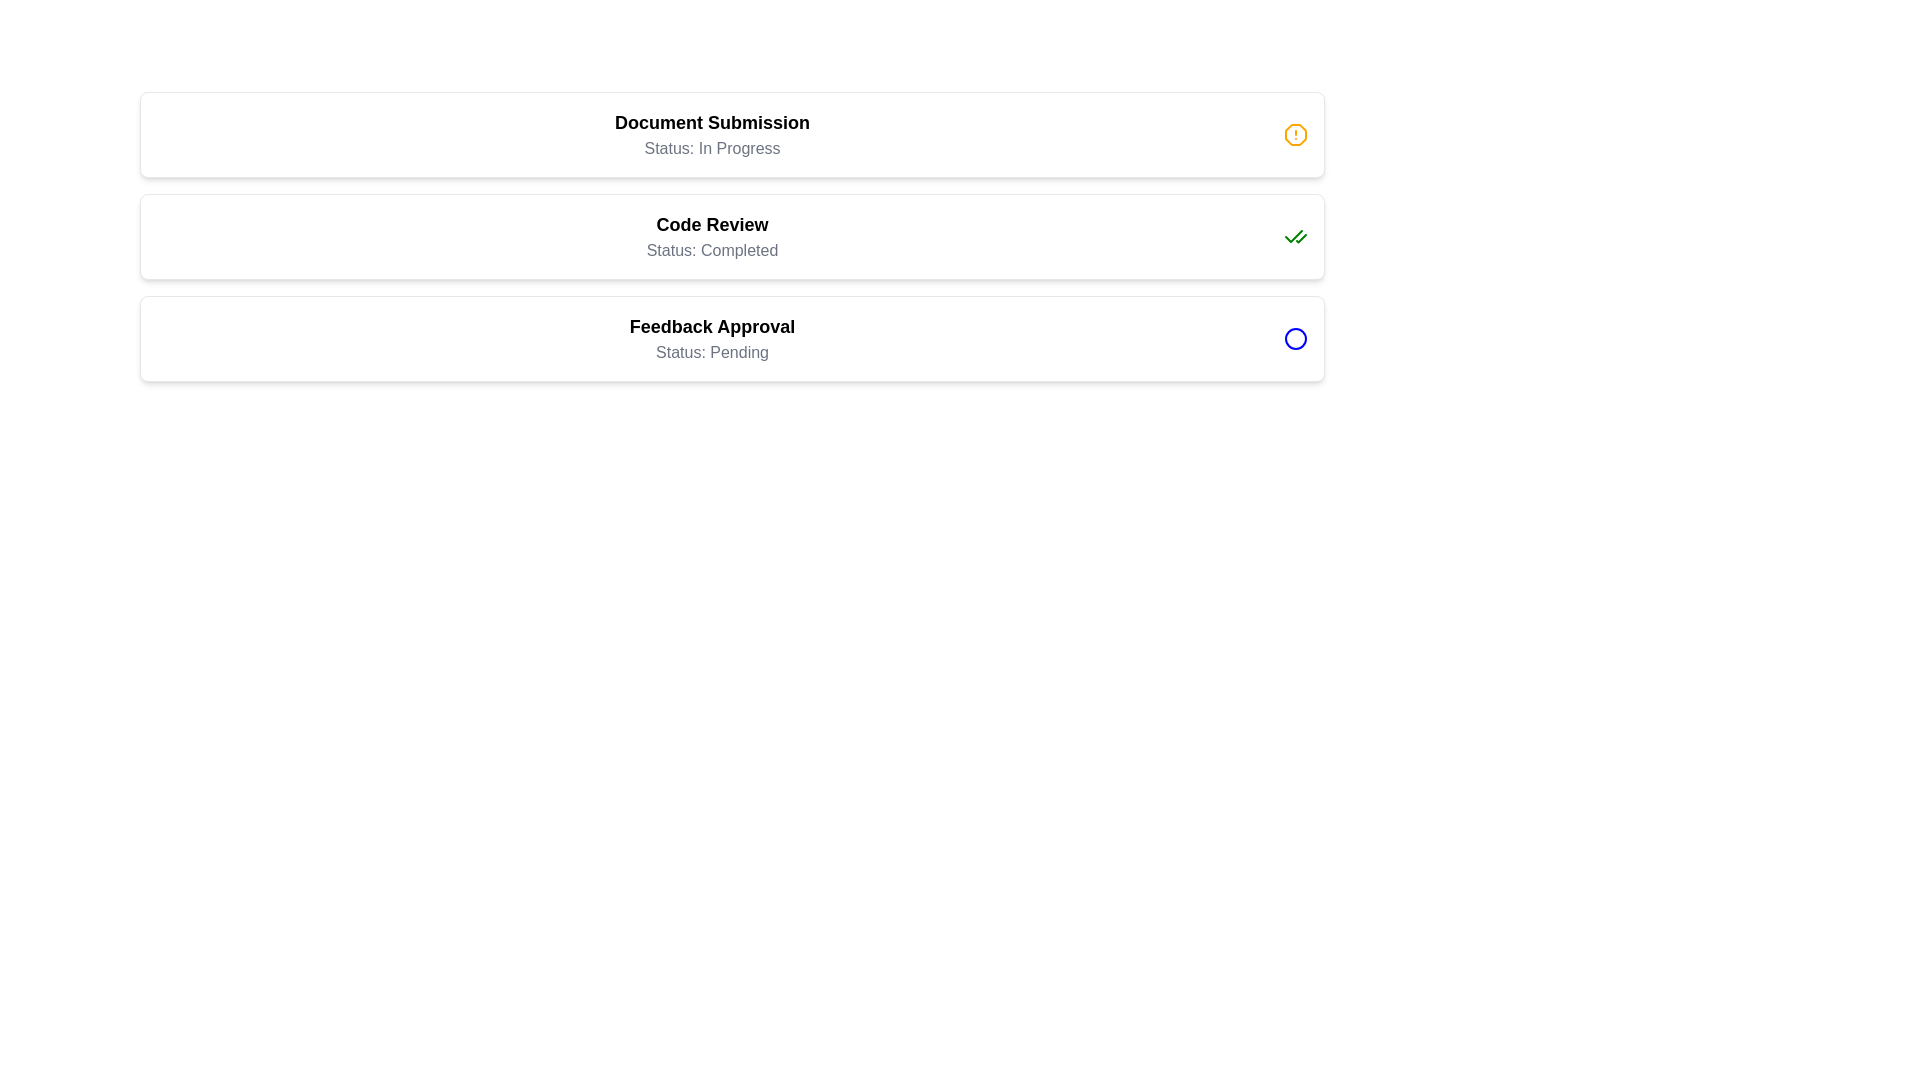 Image resolution: width=1920 pixels, height=1080 pixels. Describe the element at coordinates (1296, 235) in the screenshot. I see `the green double-checkmark icon located at the top-right corner of the 'Code Review' card` at that location.